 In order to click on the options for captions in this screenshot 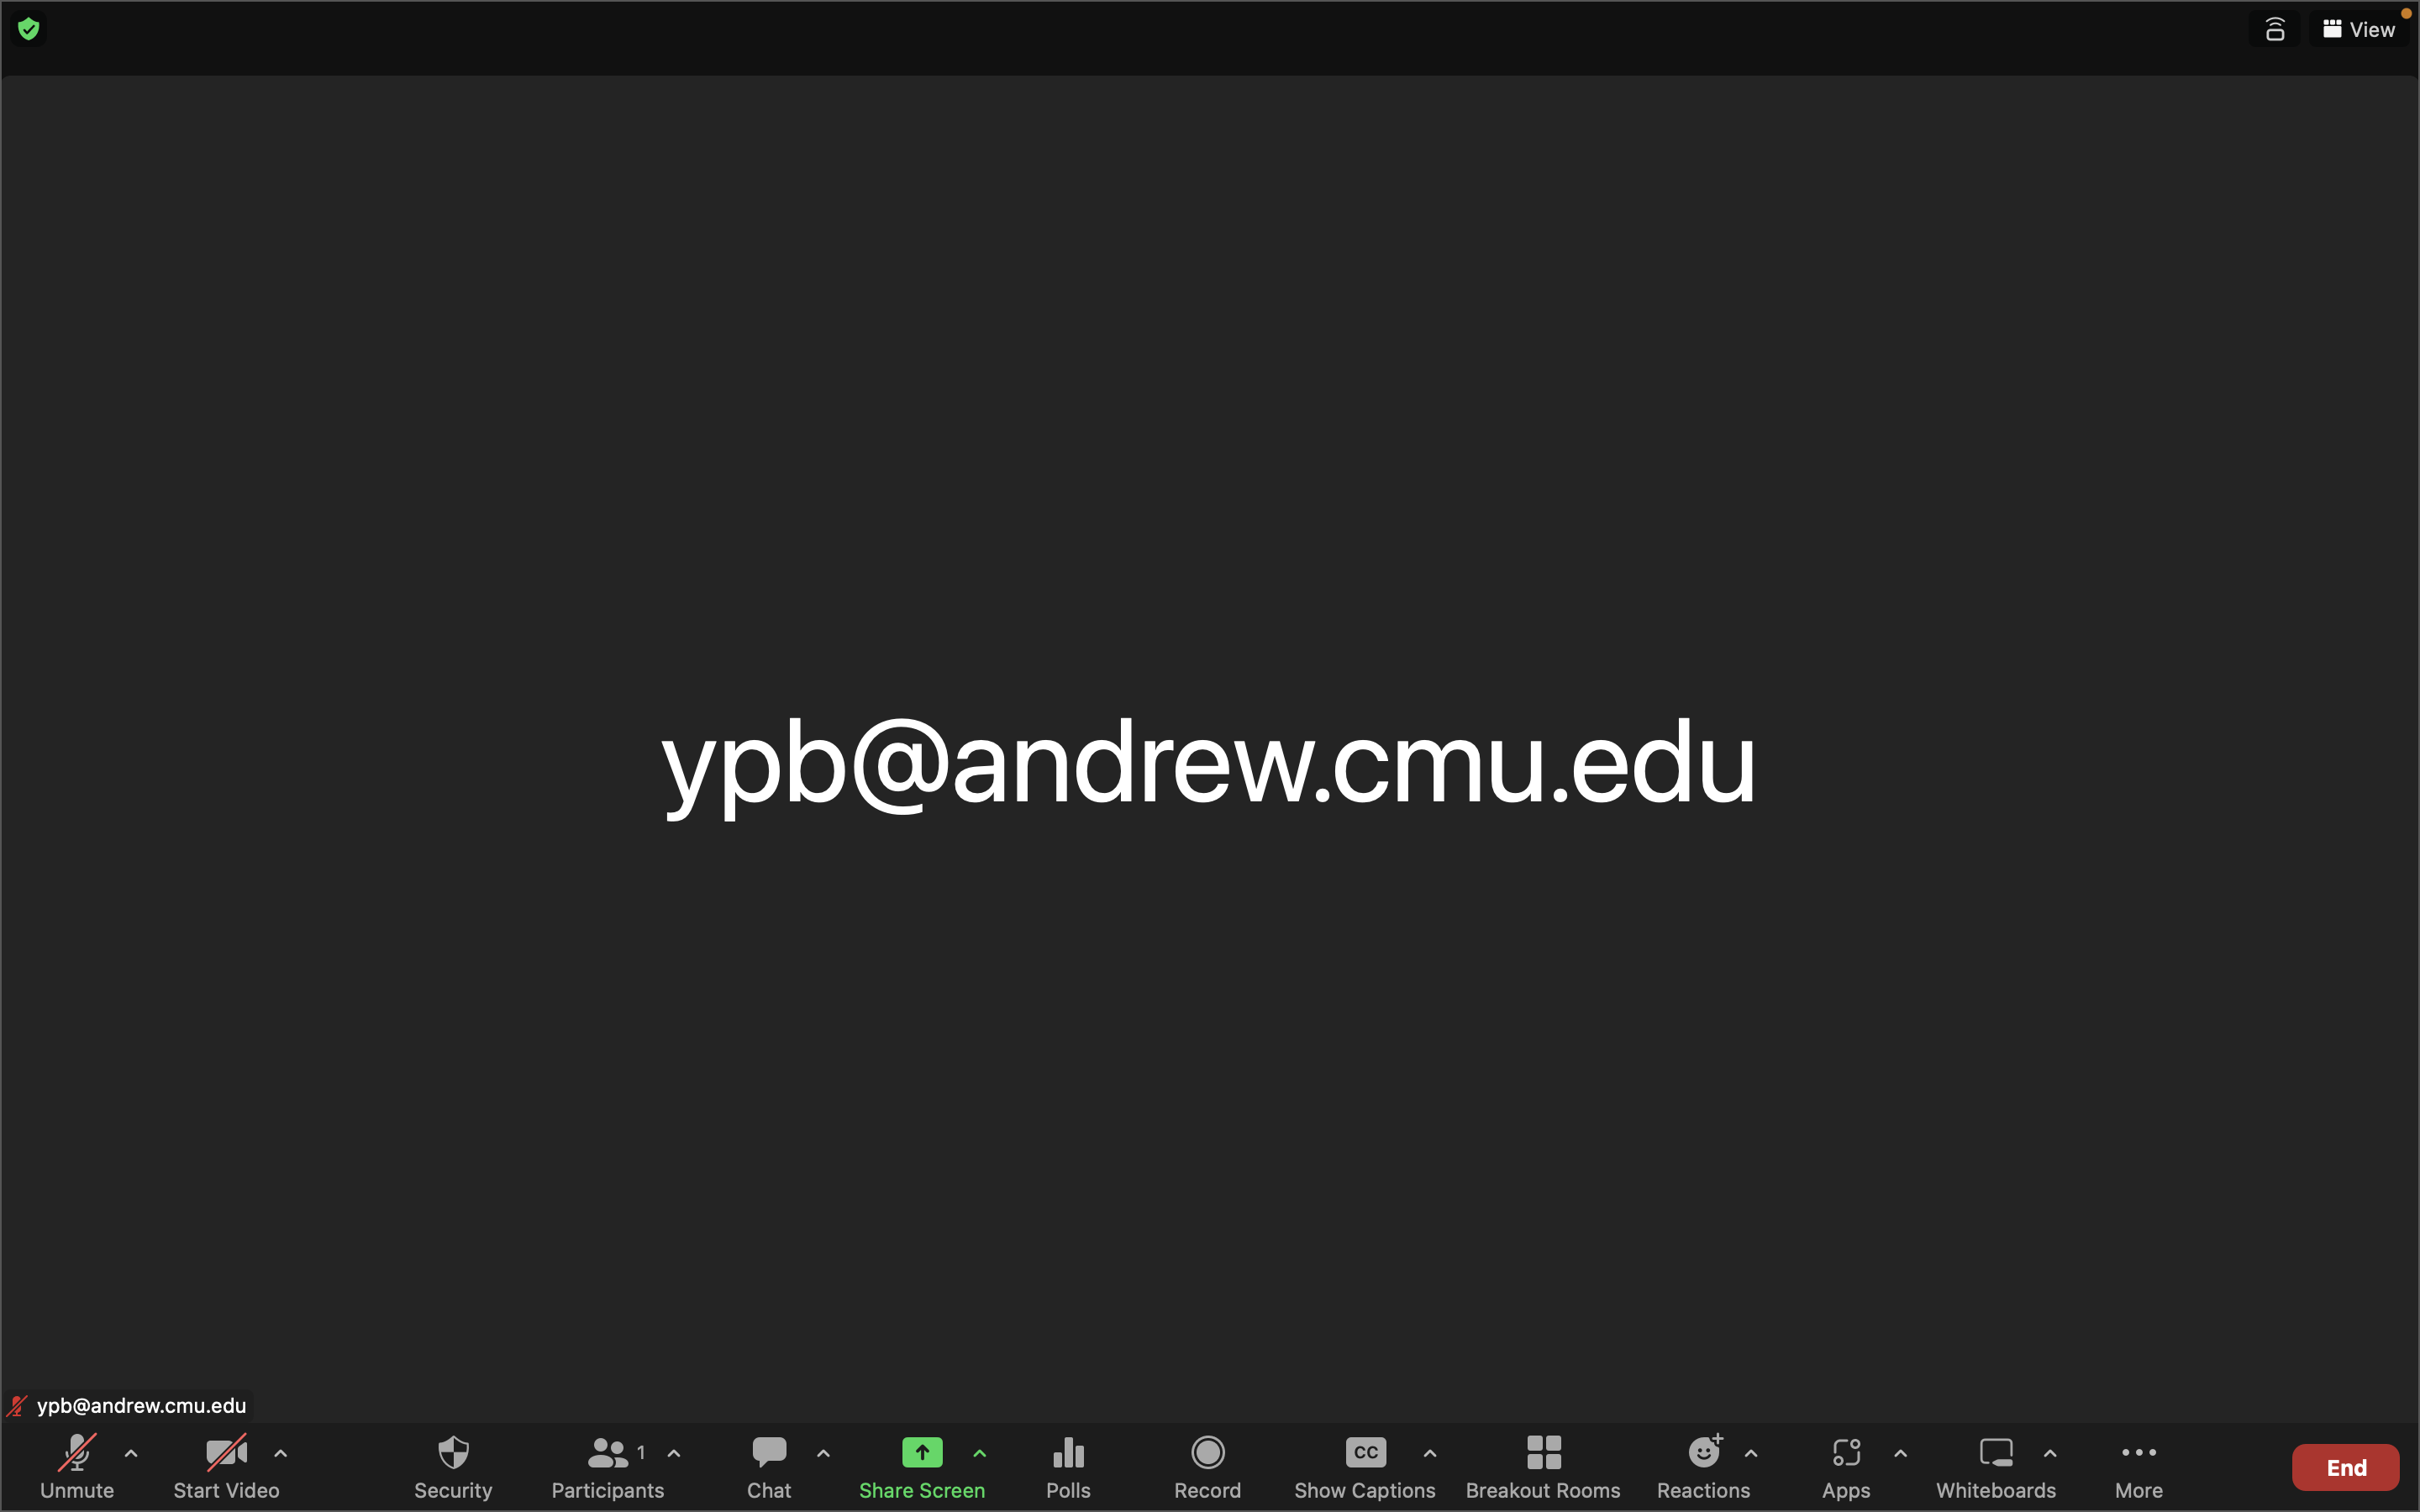, I will do `click(1429, 1456)`.